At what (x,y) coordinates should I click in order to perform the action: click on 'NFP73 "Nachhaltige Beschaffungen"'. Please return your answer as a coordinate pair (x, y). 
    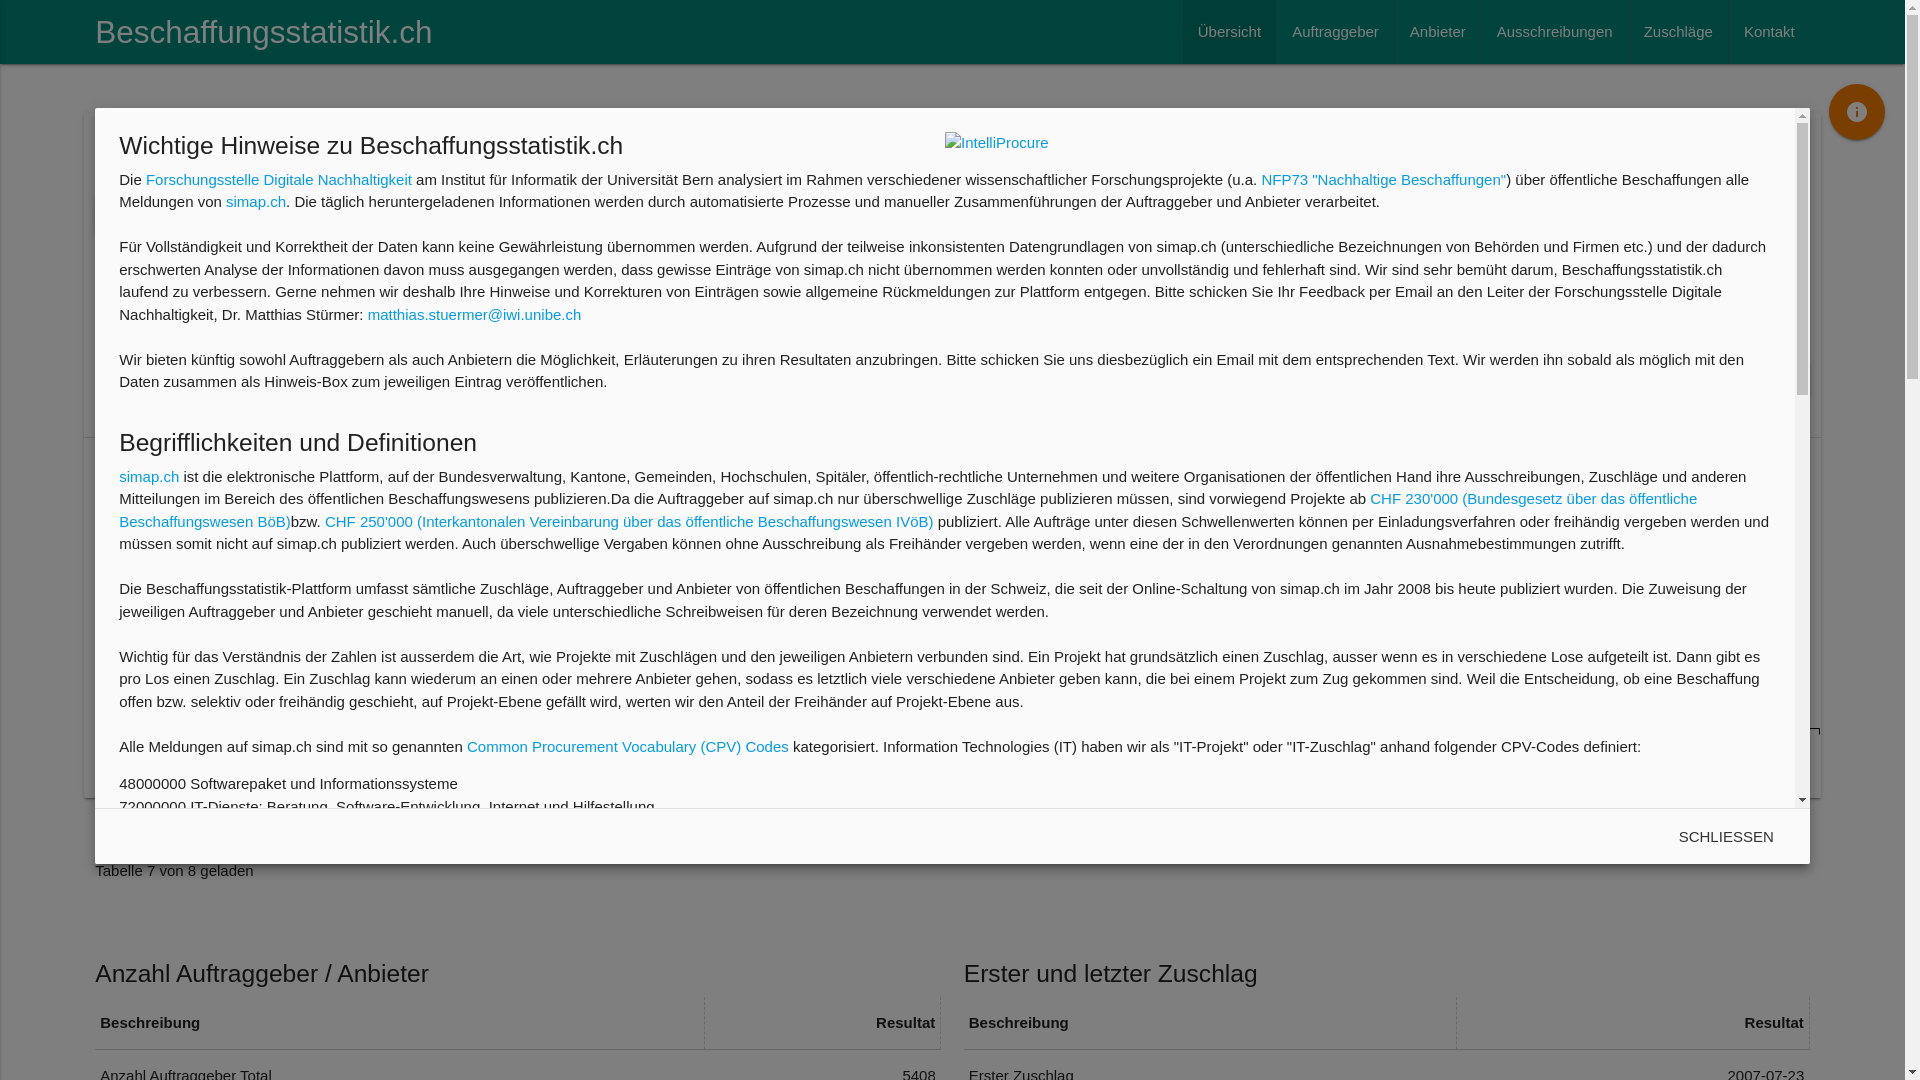
    Looking at the image, I should click on (1260, 178).